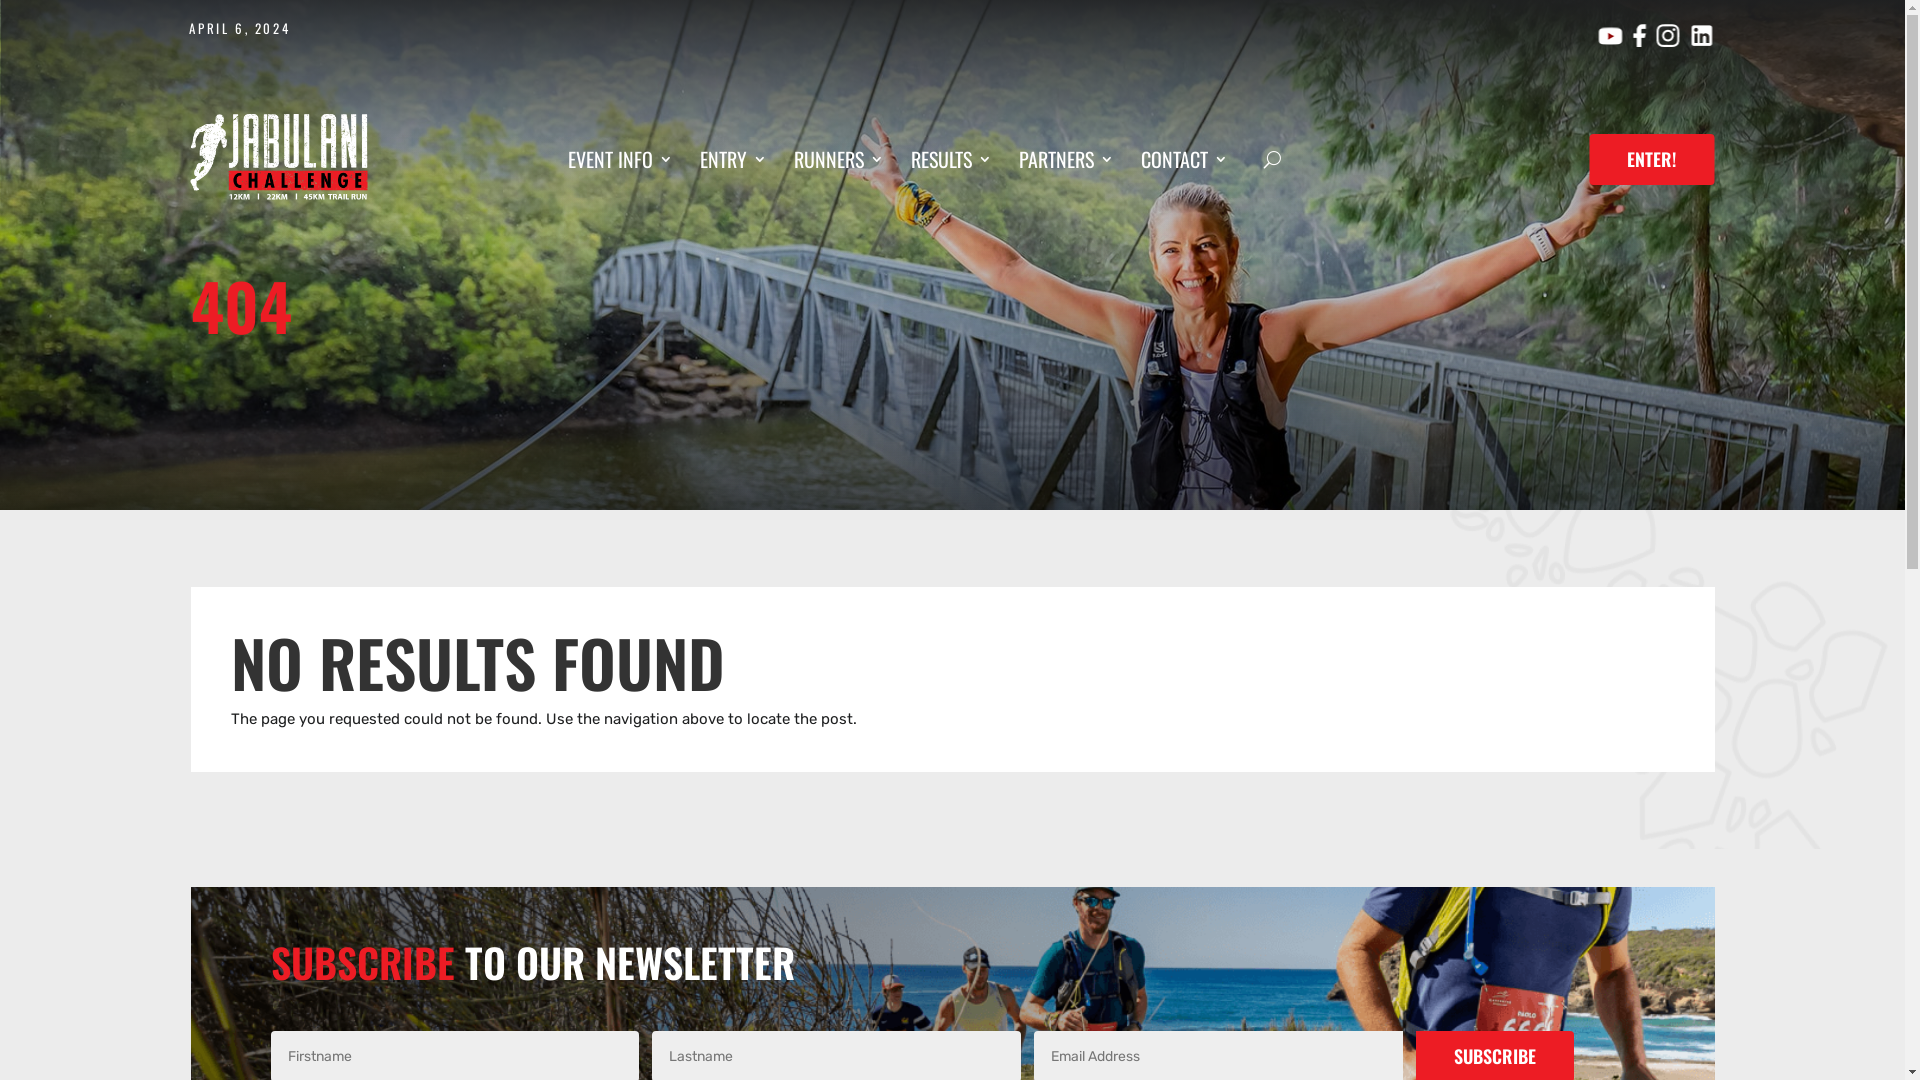  Describe the element at coordinates (566, 161) in the screenshot. I see `'EVENT INFO'` at that location.